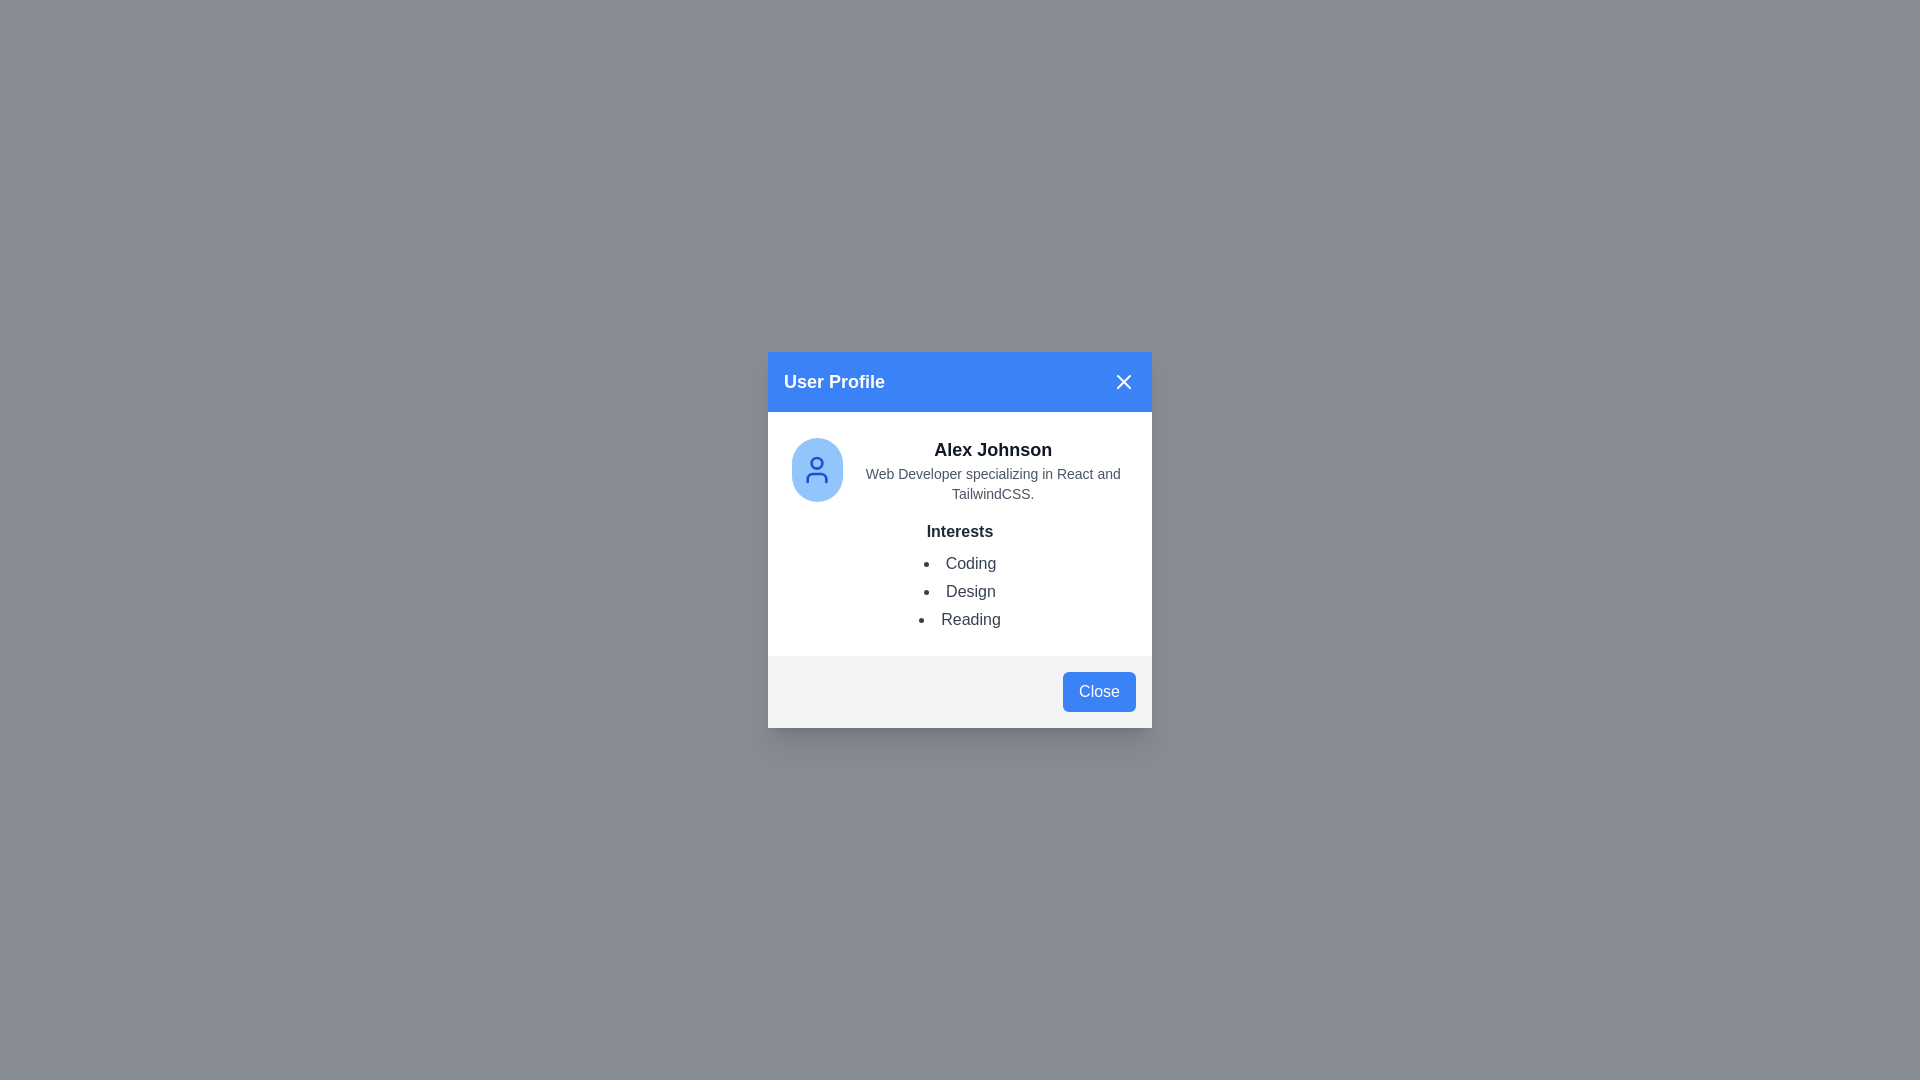 This screenshot has height=1080, width=1920. I want to click on the lower part of the SVG icon representing a person in the user profile dialog box to associate the icon with the user's identity, so click(817, 478).